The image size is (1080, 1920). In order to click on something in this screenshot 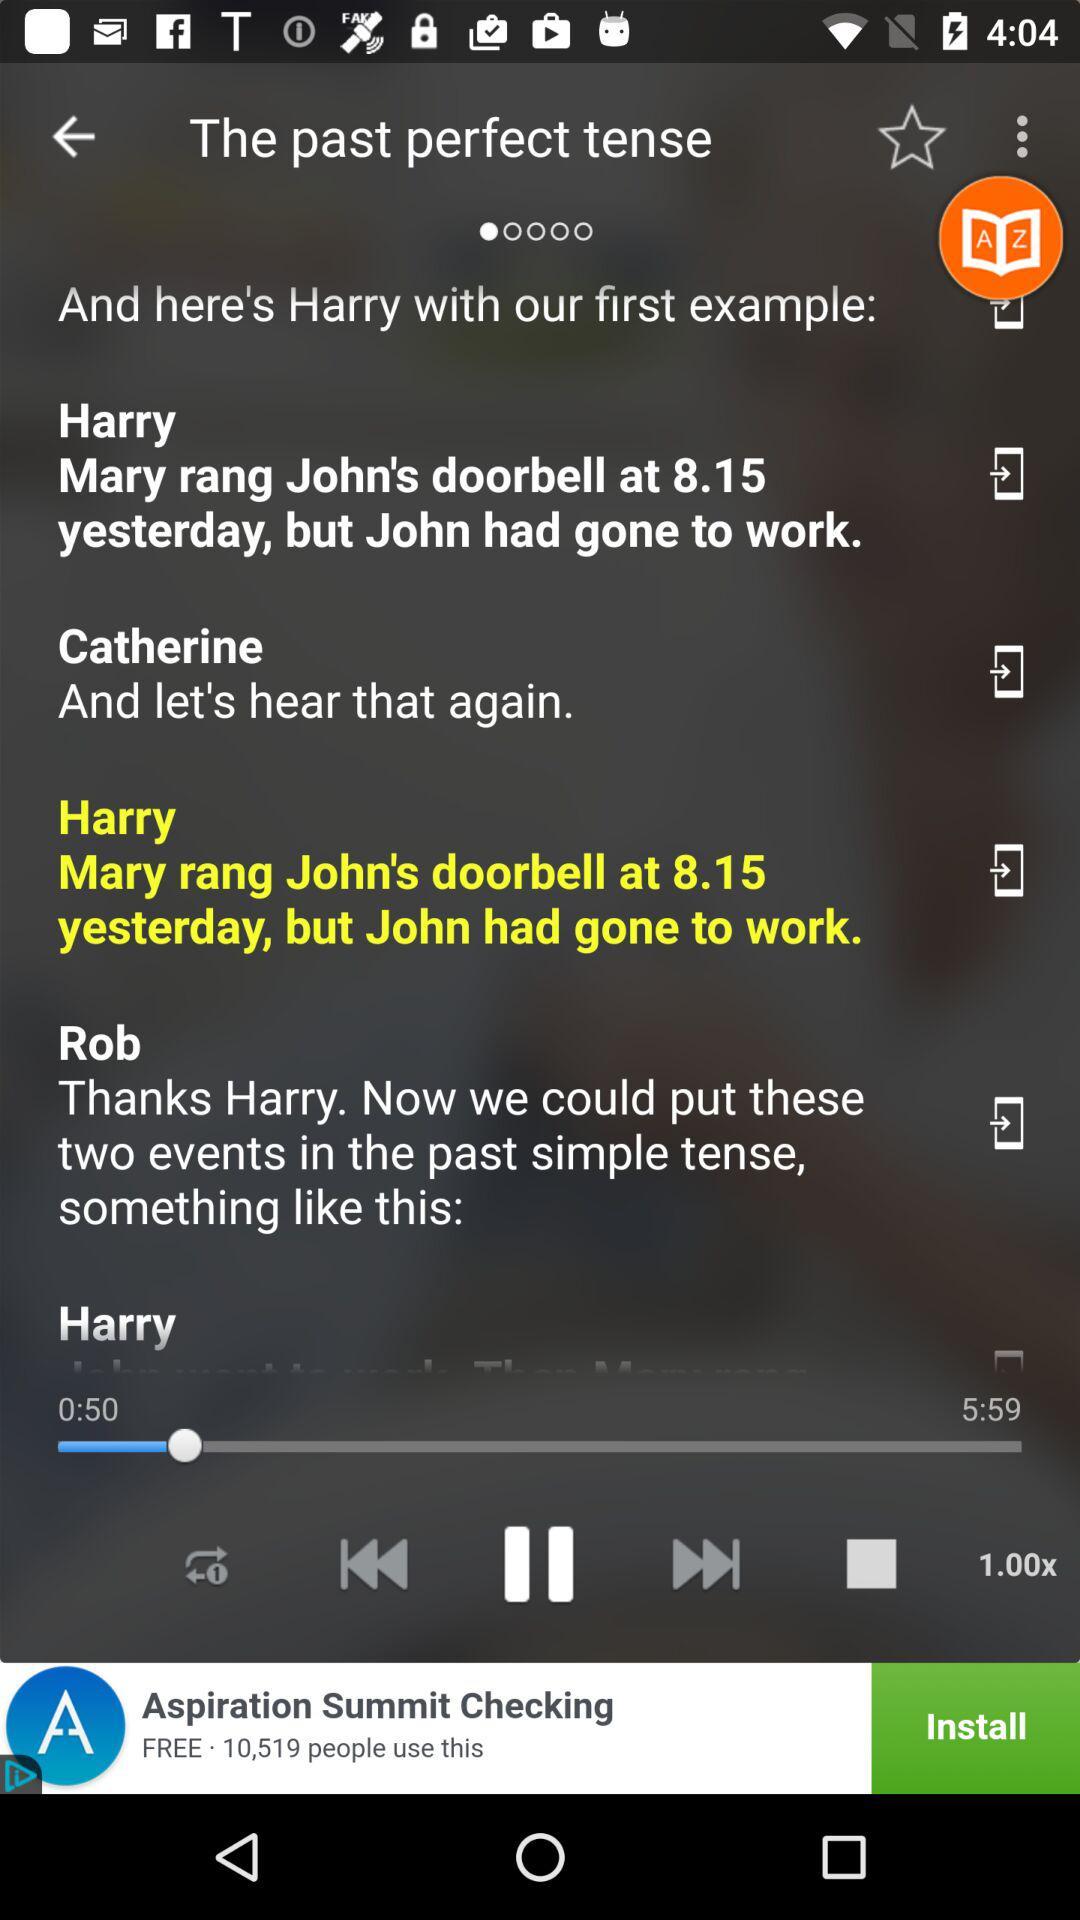, I will do `click(537, 1562)`.